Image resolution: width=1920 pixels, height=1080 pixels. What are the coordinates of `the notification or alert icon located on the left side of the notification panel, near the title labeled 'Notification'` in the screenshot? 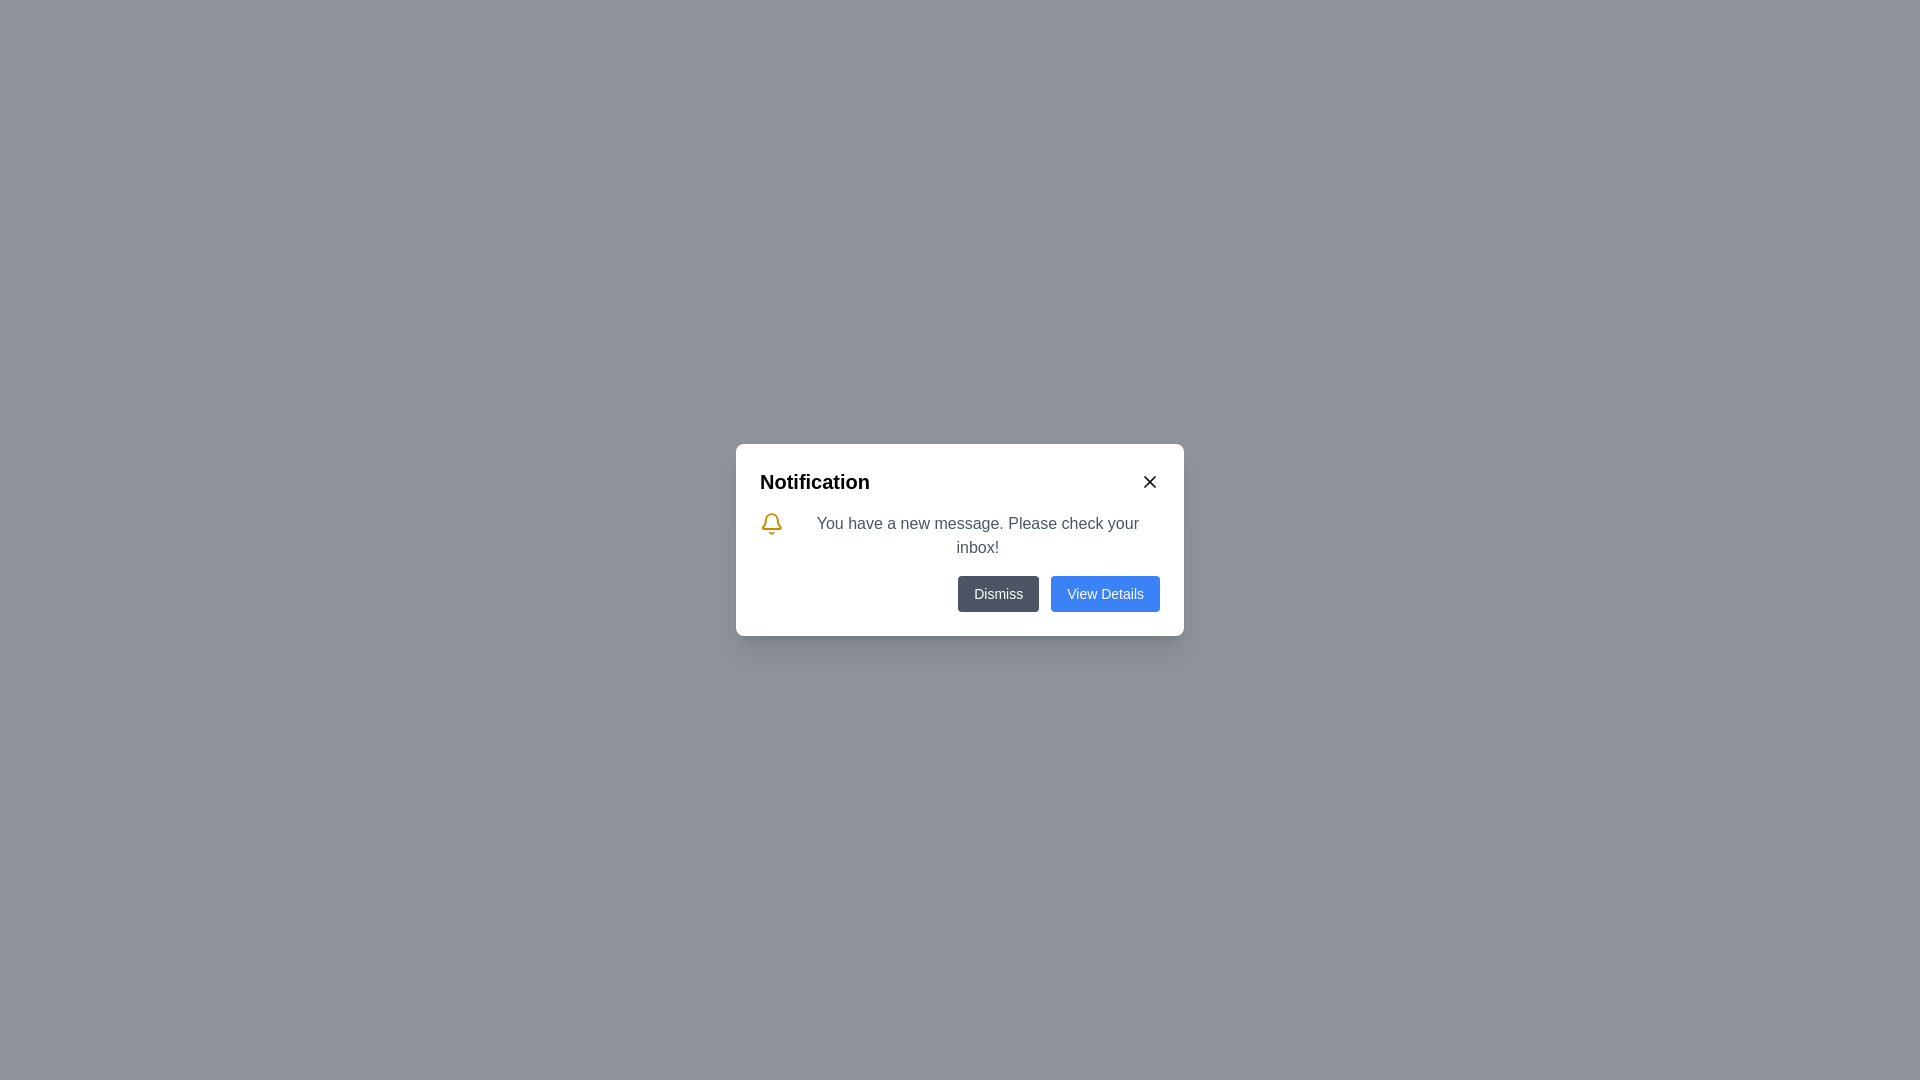 It's located at (770, 520).